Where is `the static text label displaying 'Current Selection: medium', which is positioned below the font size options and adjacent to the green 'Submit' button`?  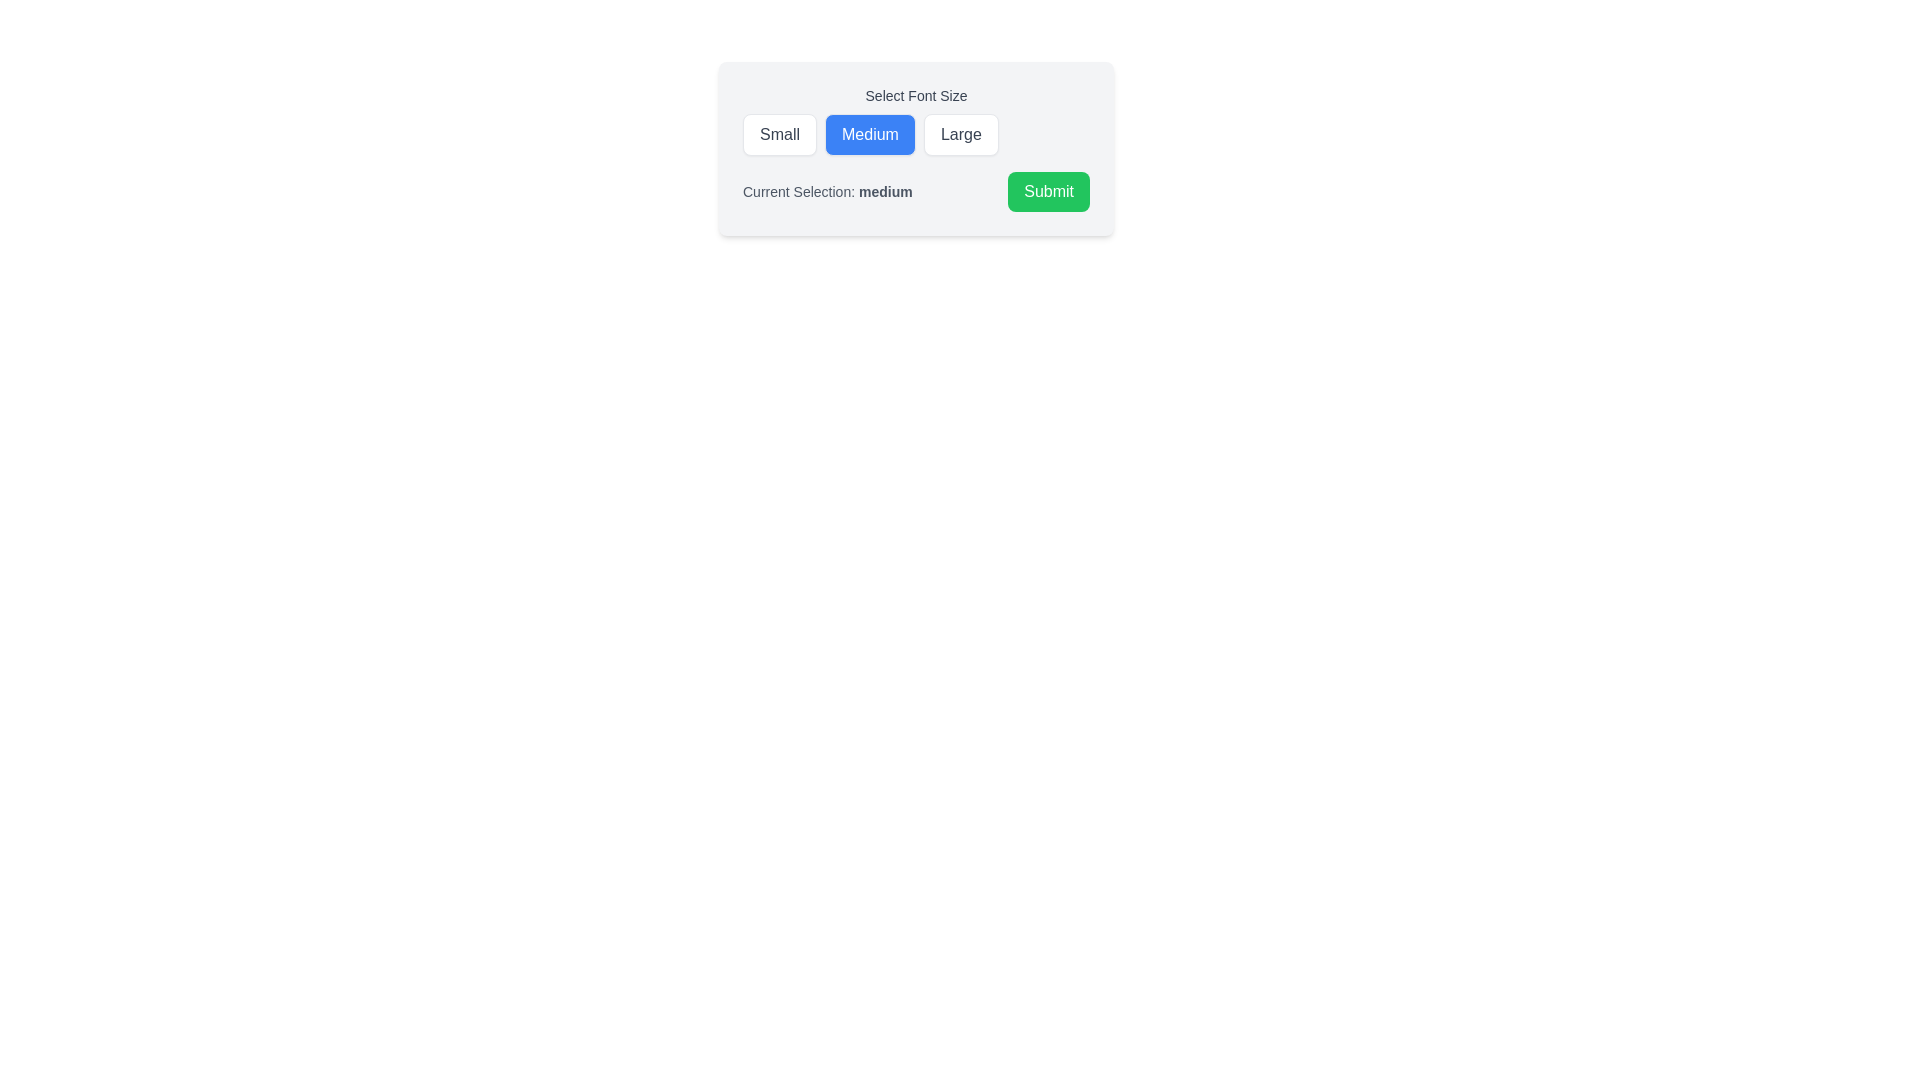
the static text label displaying 'Current Selection: medium', which is positioned below the font size options and adjacent to the green 'Submit' button is located at coordinates (827, 192).